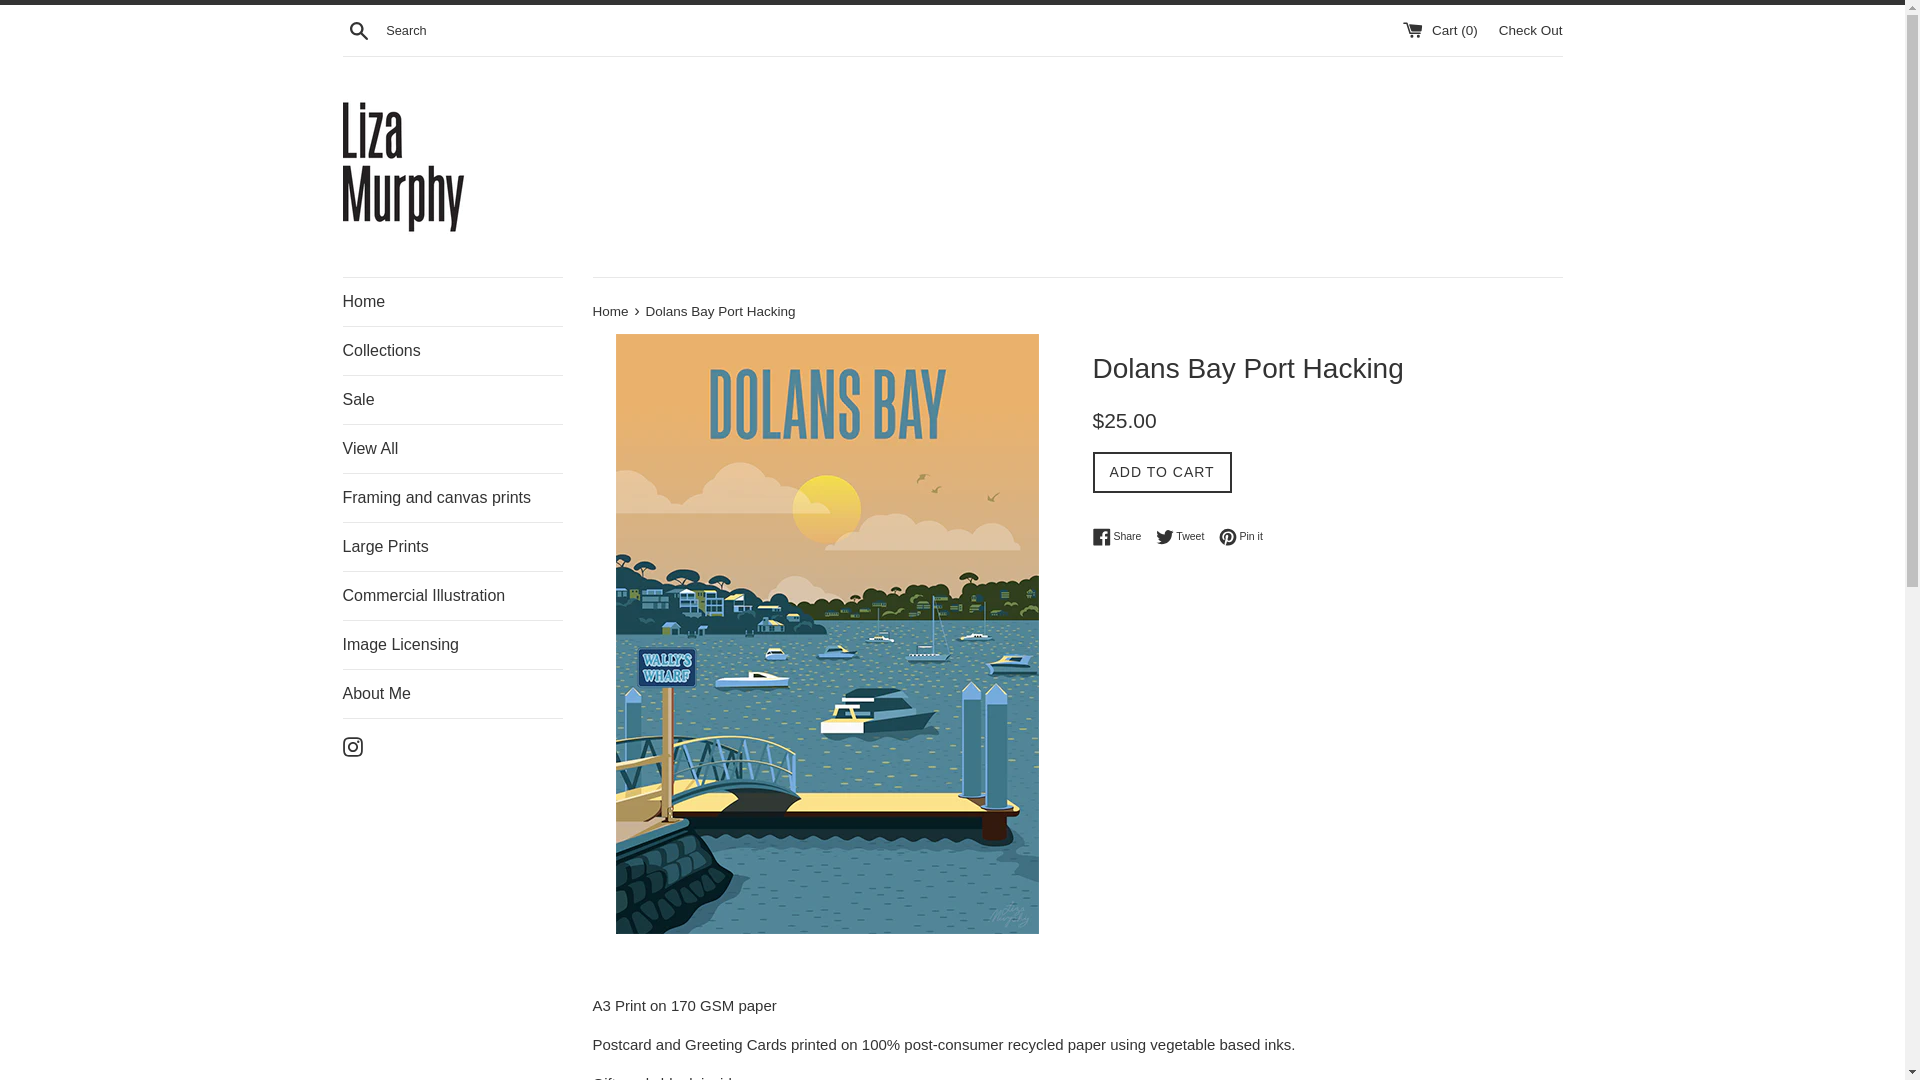  Describe the element at coordinates (1185, 535) in the screenshot. I see `'Tweet` at that location.